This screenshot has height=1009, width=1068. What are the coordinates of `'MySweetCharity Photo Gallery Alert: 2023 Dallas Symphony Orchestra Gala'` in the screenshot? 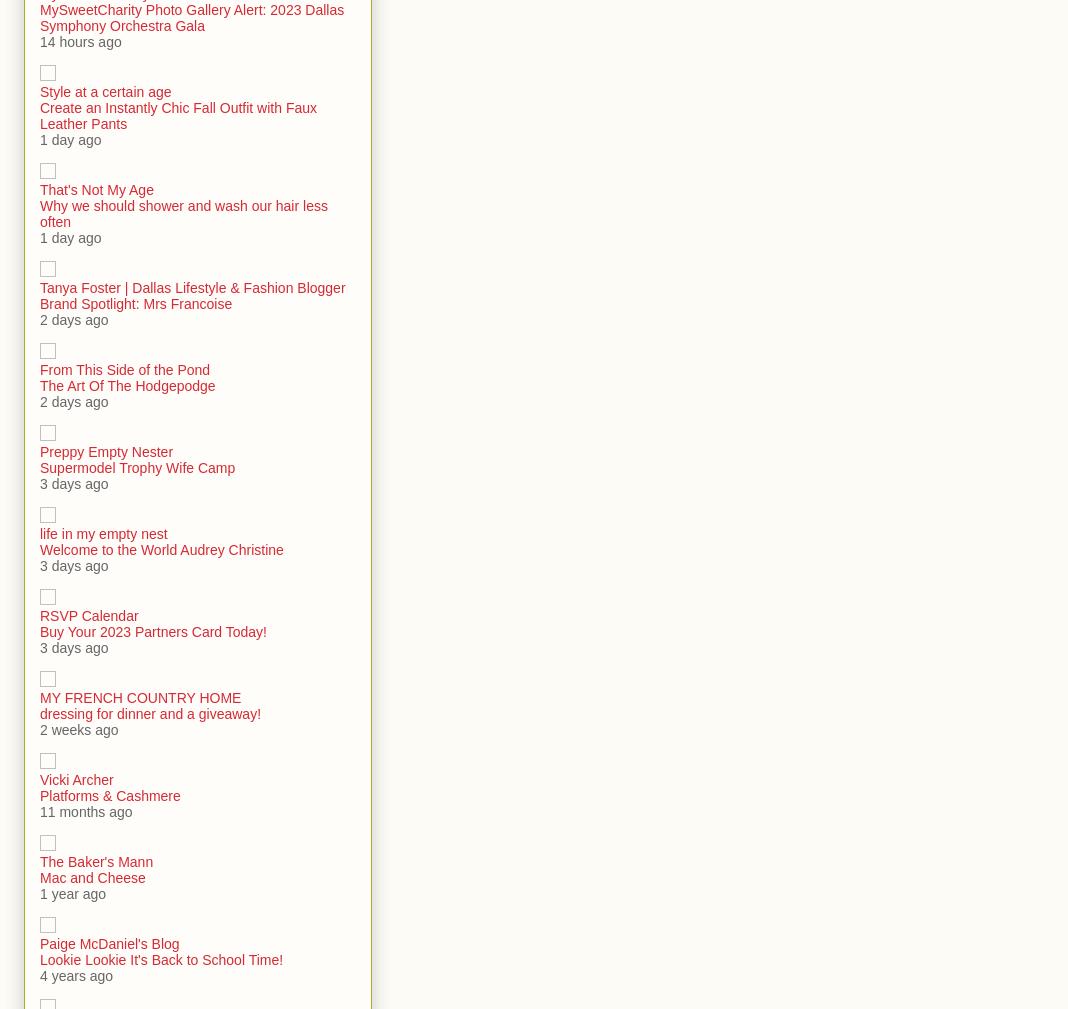 It's located at (192, 16).